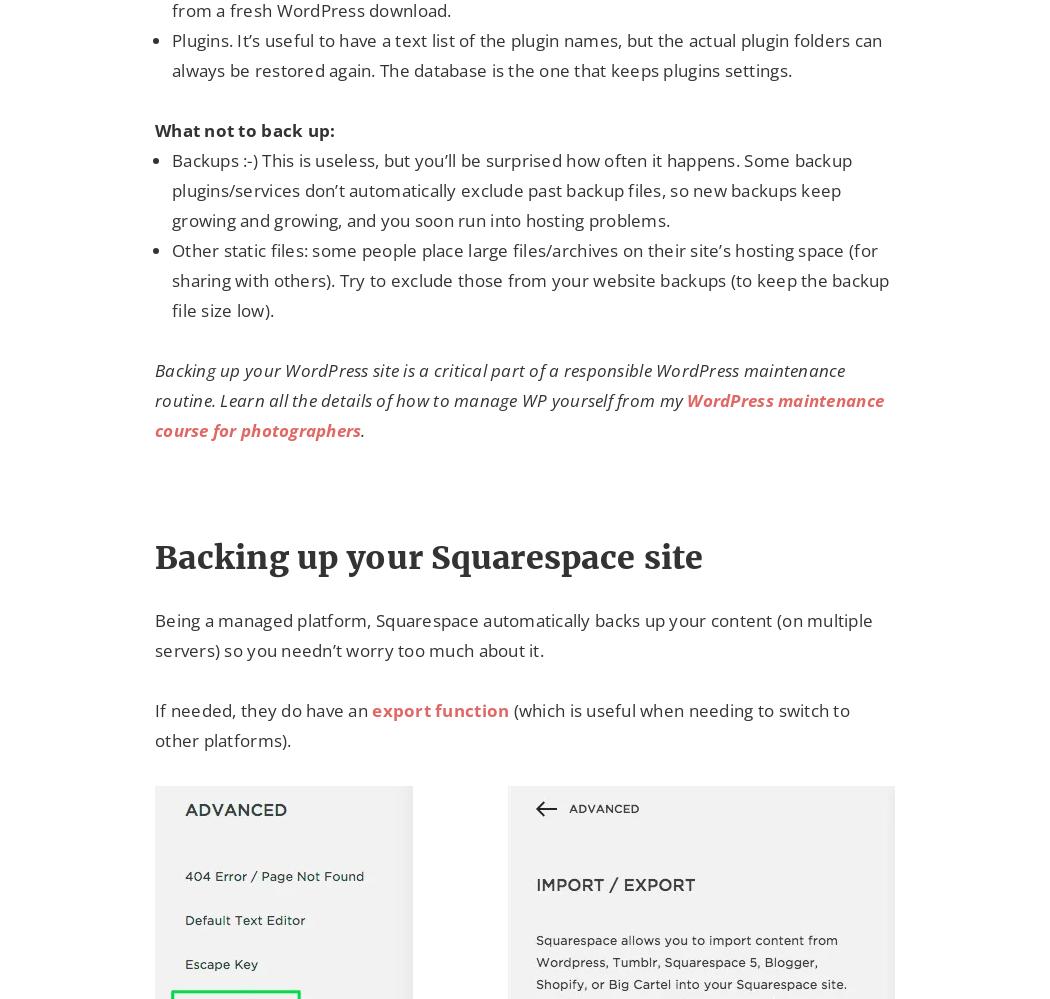  I want to click on '(which is useful when needing to switch to other platforms).', so click(501, 723).